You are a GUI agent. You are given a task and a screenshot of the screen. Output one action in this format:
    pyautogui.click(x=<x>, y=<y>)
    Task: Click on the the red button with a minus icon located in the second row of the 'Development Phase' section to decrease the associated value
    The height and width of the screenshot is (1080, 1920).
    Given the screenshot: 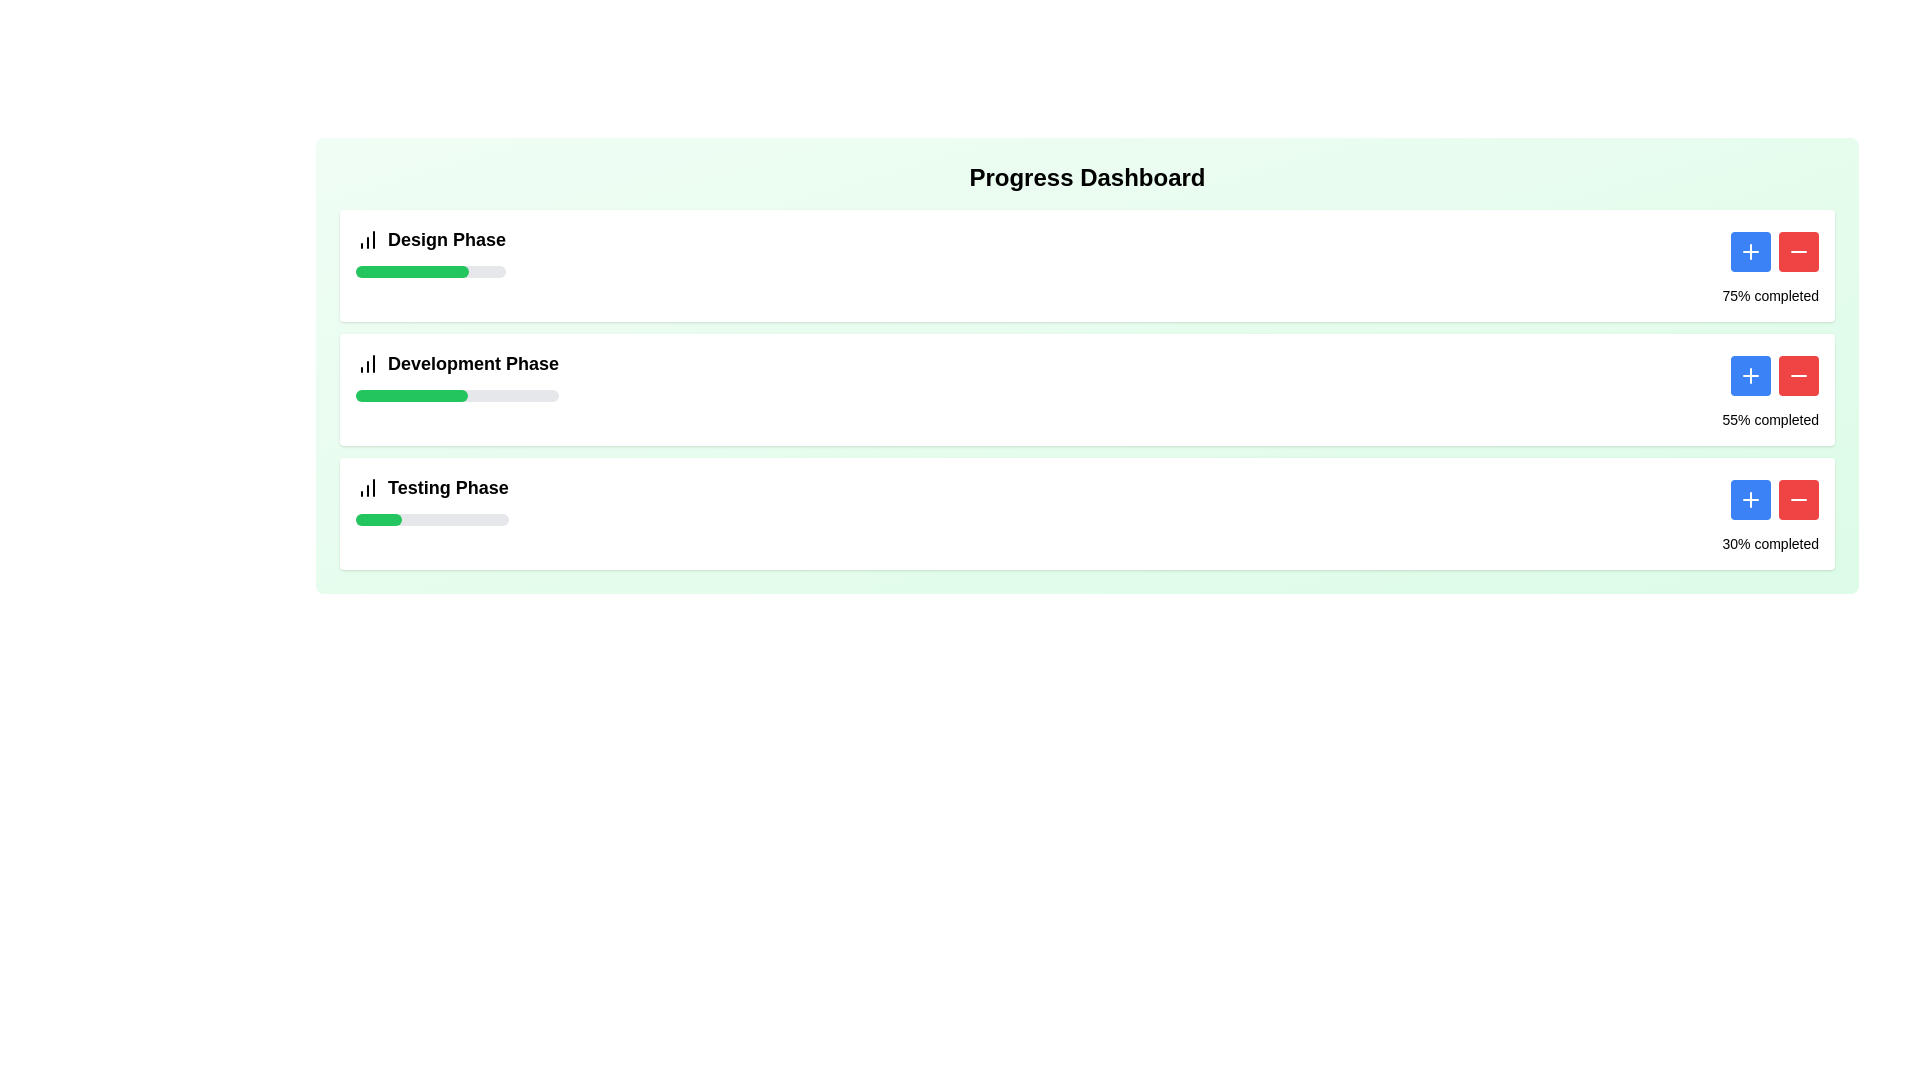 What is the action you would take?
    pyautogui.click(x=1799, y=375)
    